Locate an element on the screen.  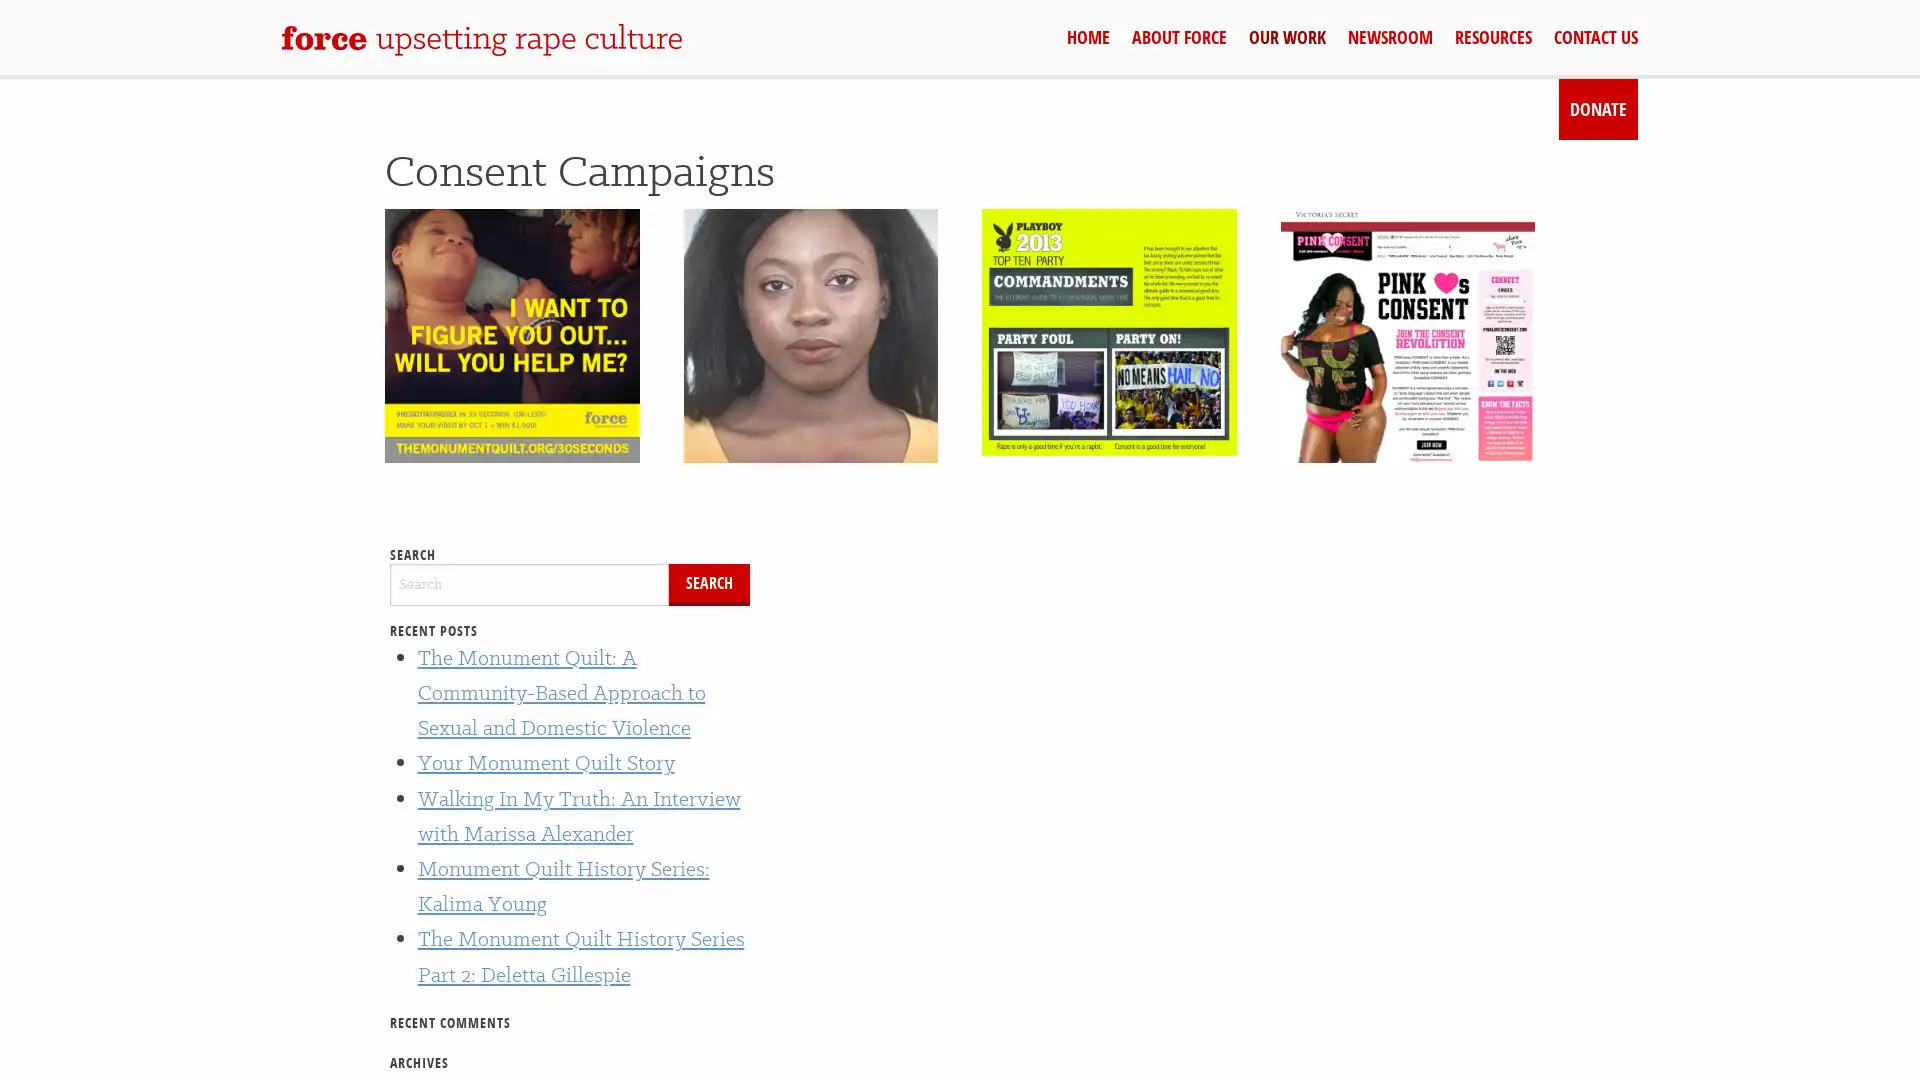
Search is located at coordinates (709, 583).